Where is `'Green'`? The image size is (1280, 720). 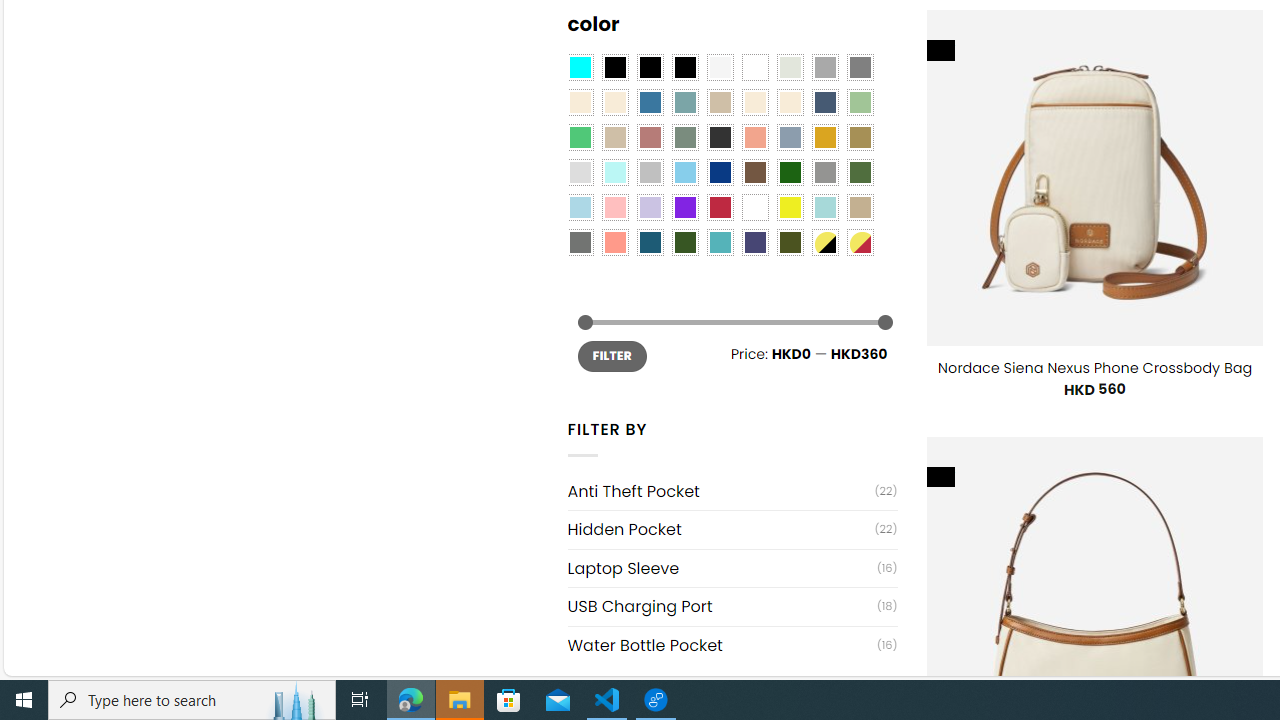
'Green' is located at coordinates (860, 171).